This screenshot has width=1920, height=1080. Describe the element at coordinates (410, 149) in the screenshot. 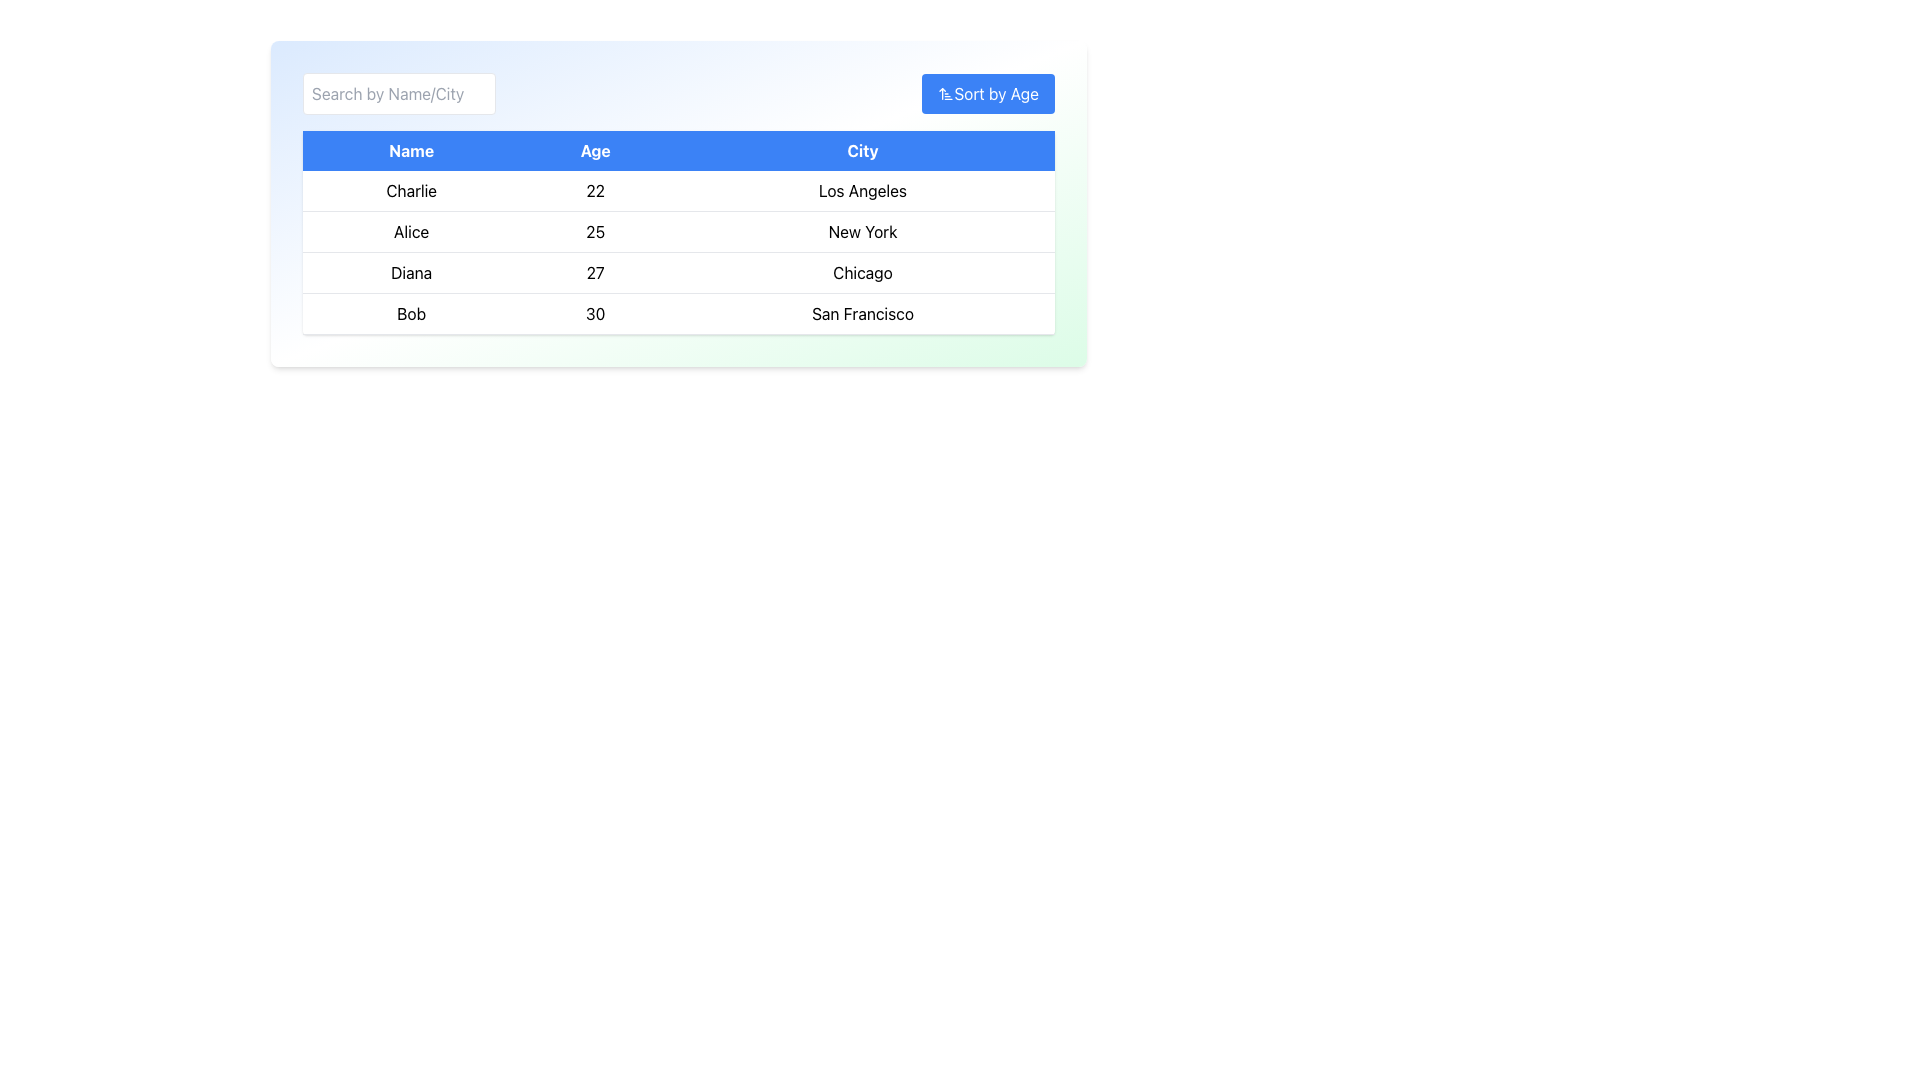

I see `text from the text label displaying 'Name' in white font on a blue background, which is the first column header in the table` at that location.